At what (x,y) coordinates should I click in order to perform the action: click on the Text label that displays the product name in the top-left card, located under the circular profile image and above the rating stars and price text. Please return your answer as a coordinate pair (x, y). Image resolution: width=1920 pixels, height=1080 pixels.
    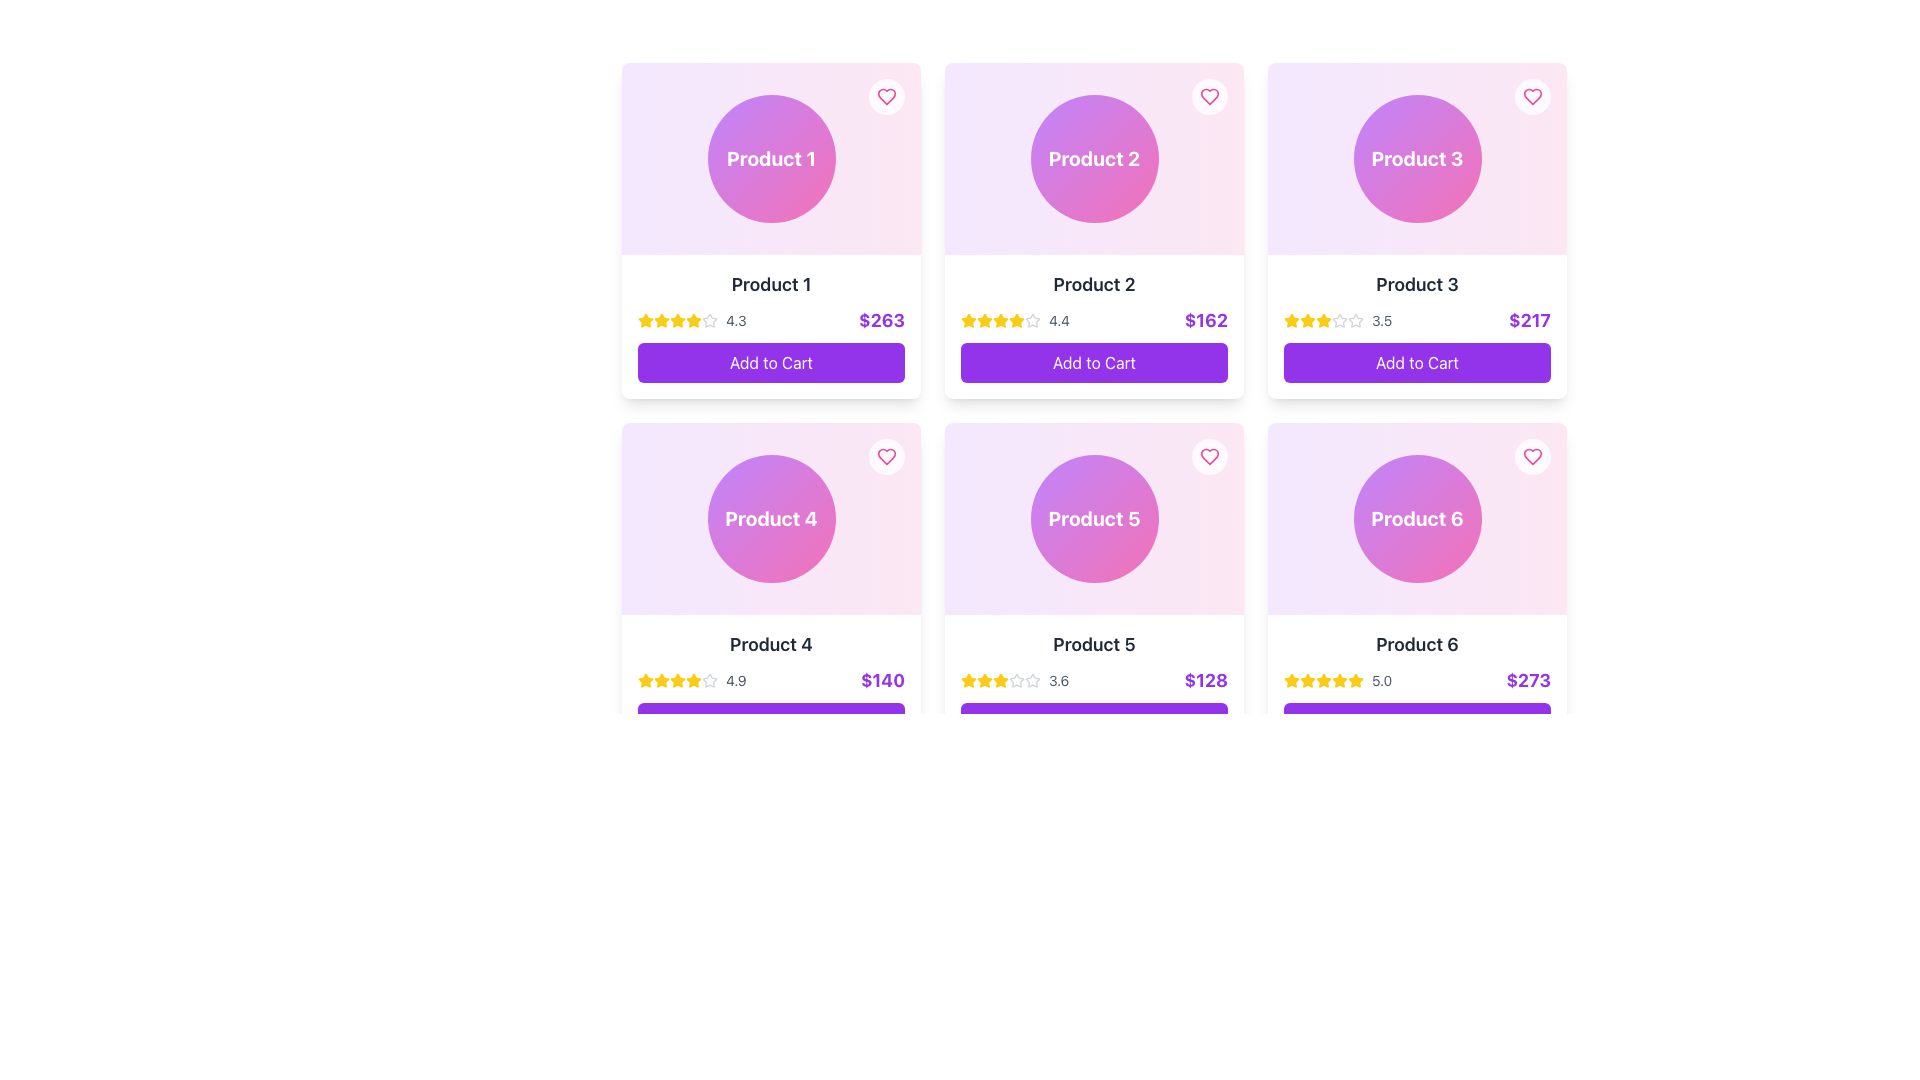
    Looking at the image, I should click on (770, 285).